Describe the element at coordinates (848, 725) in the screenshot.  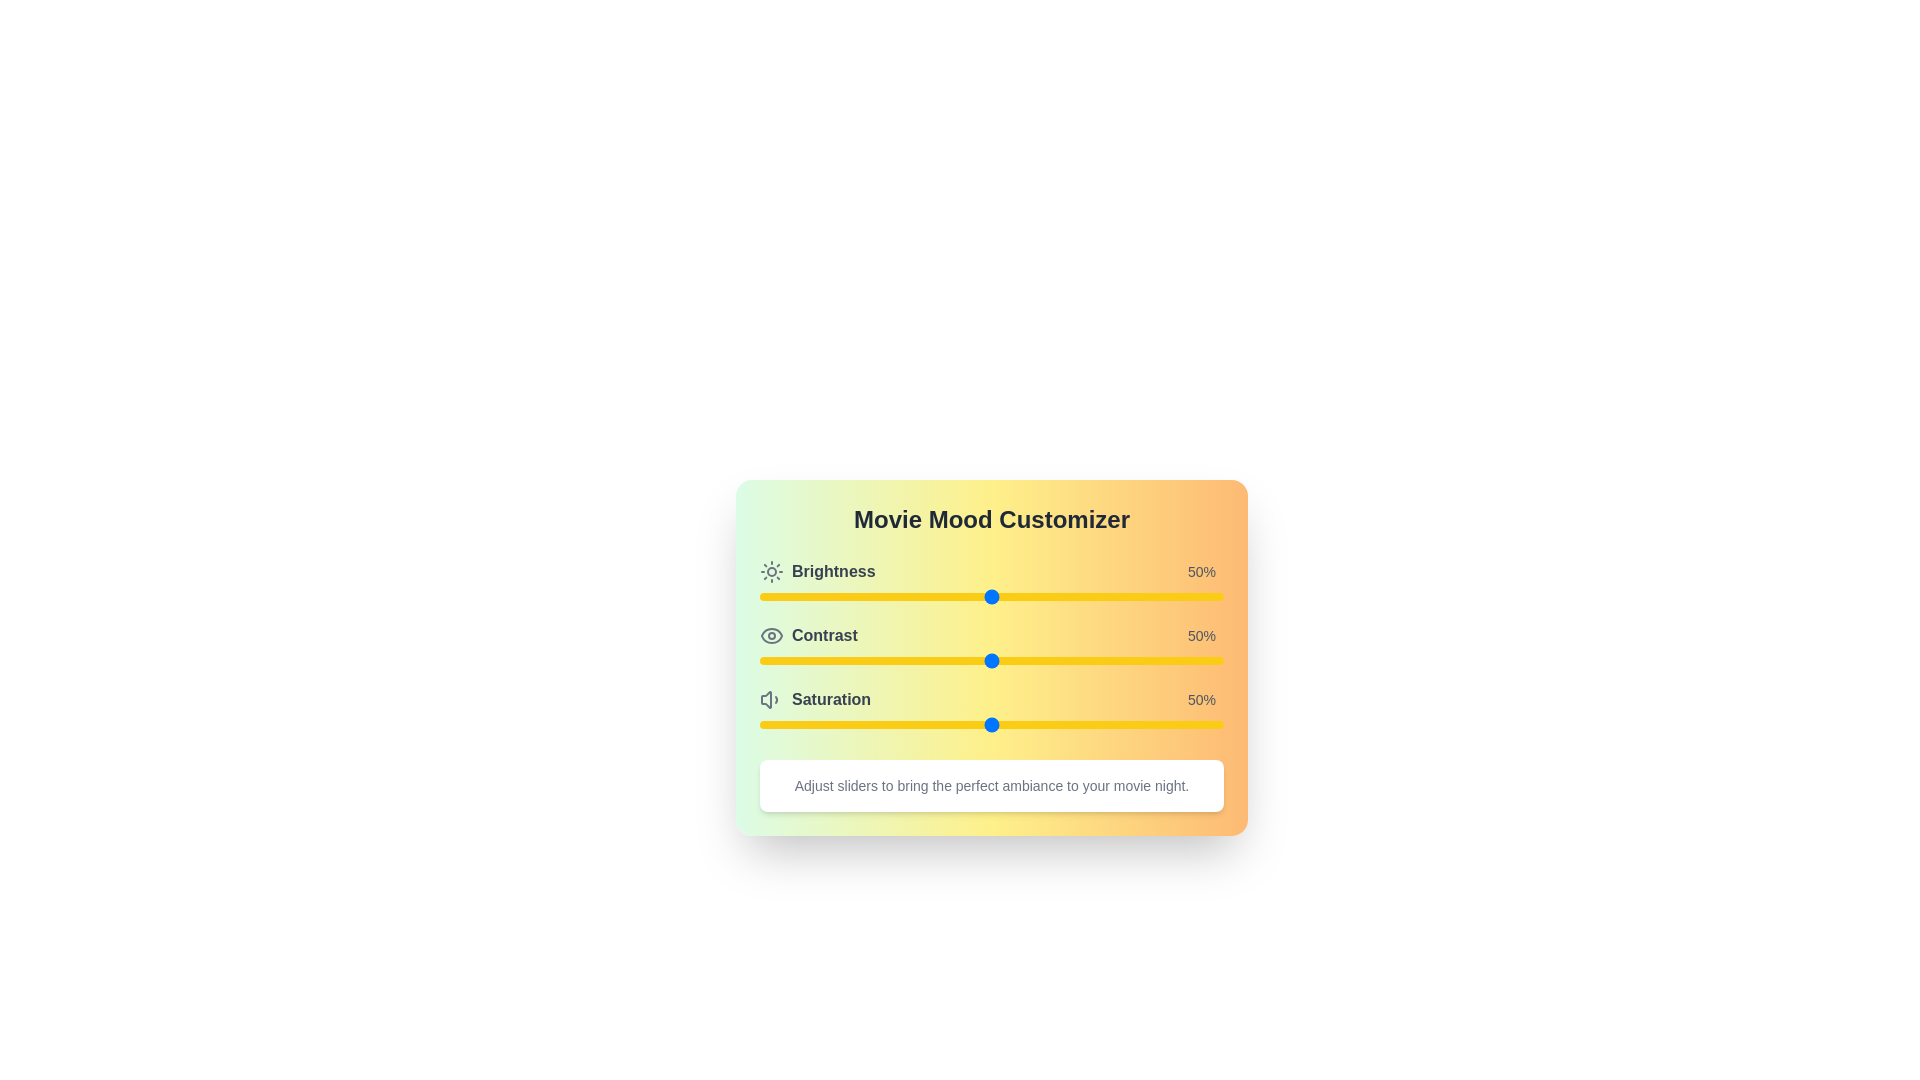
I see `the saturation level` at that location.